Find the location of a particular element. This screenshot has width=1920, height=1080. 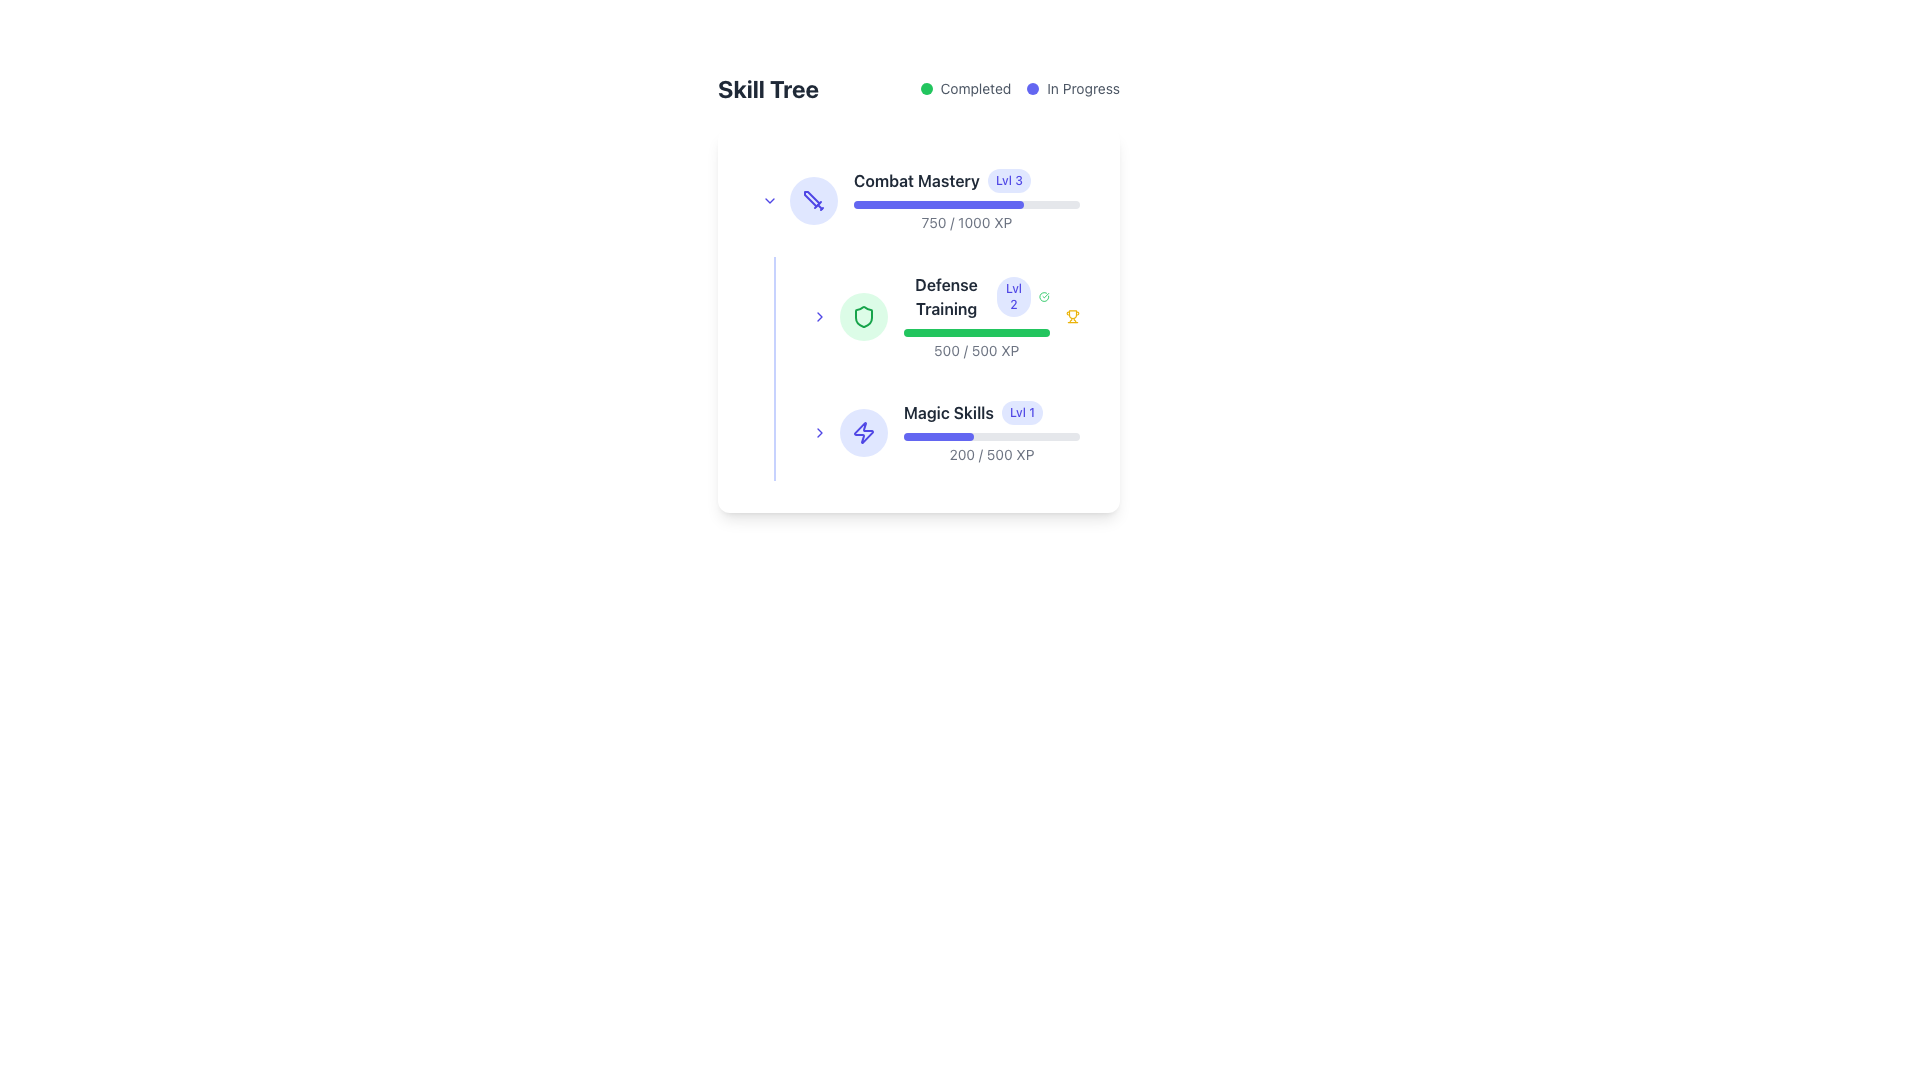

the static text label reading 'Completed', which is styled with a smaller font size and gray color, located immediately to the right of a green circular icon in the top-right section of the interface, to potentially view tooltips is located at coordinates (975, 87).